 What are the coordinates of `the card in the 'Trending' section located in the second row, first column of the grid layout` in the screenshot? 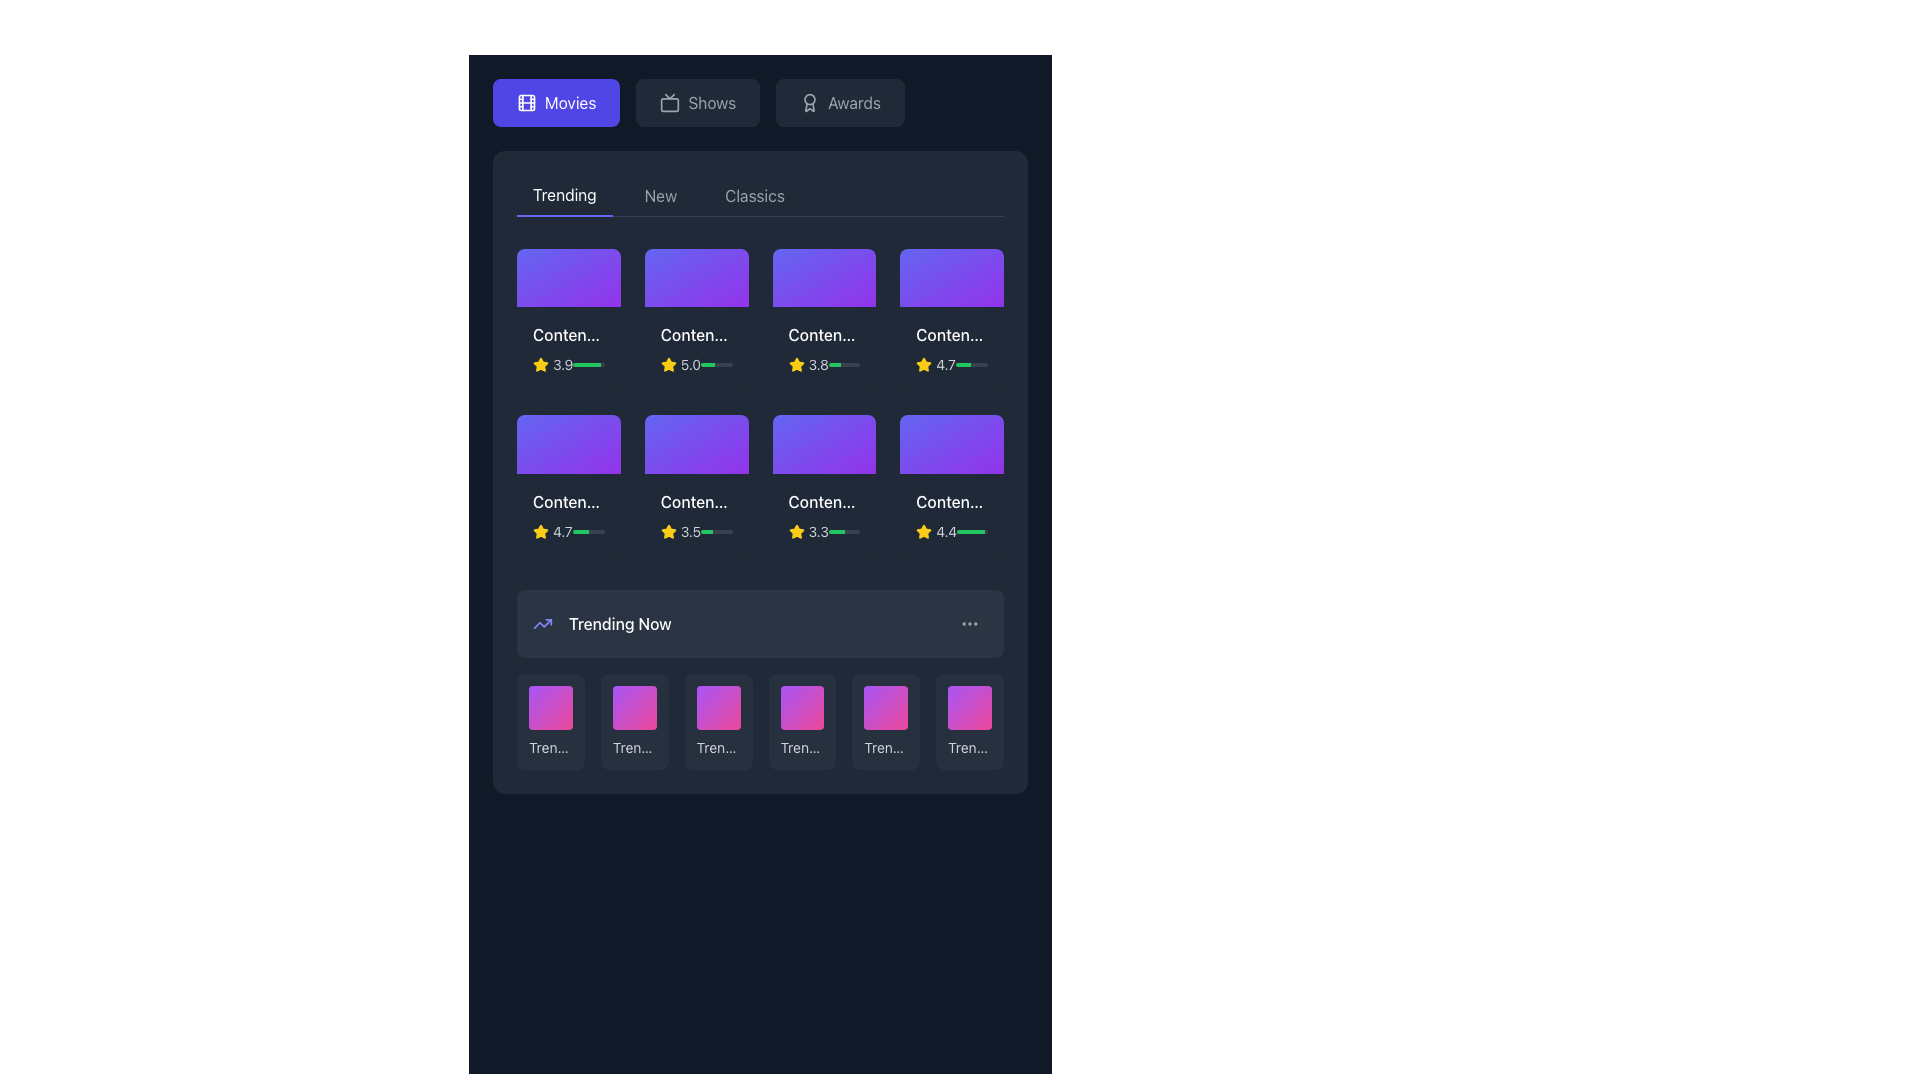 It's located at (567, 514).